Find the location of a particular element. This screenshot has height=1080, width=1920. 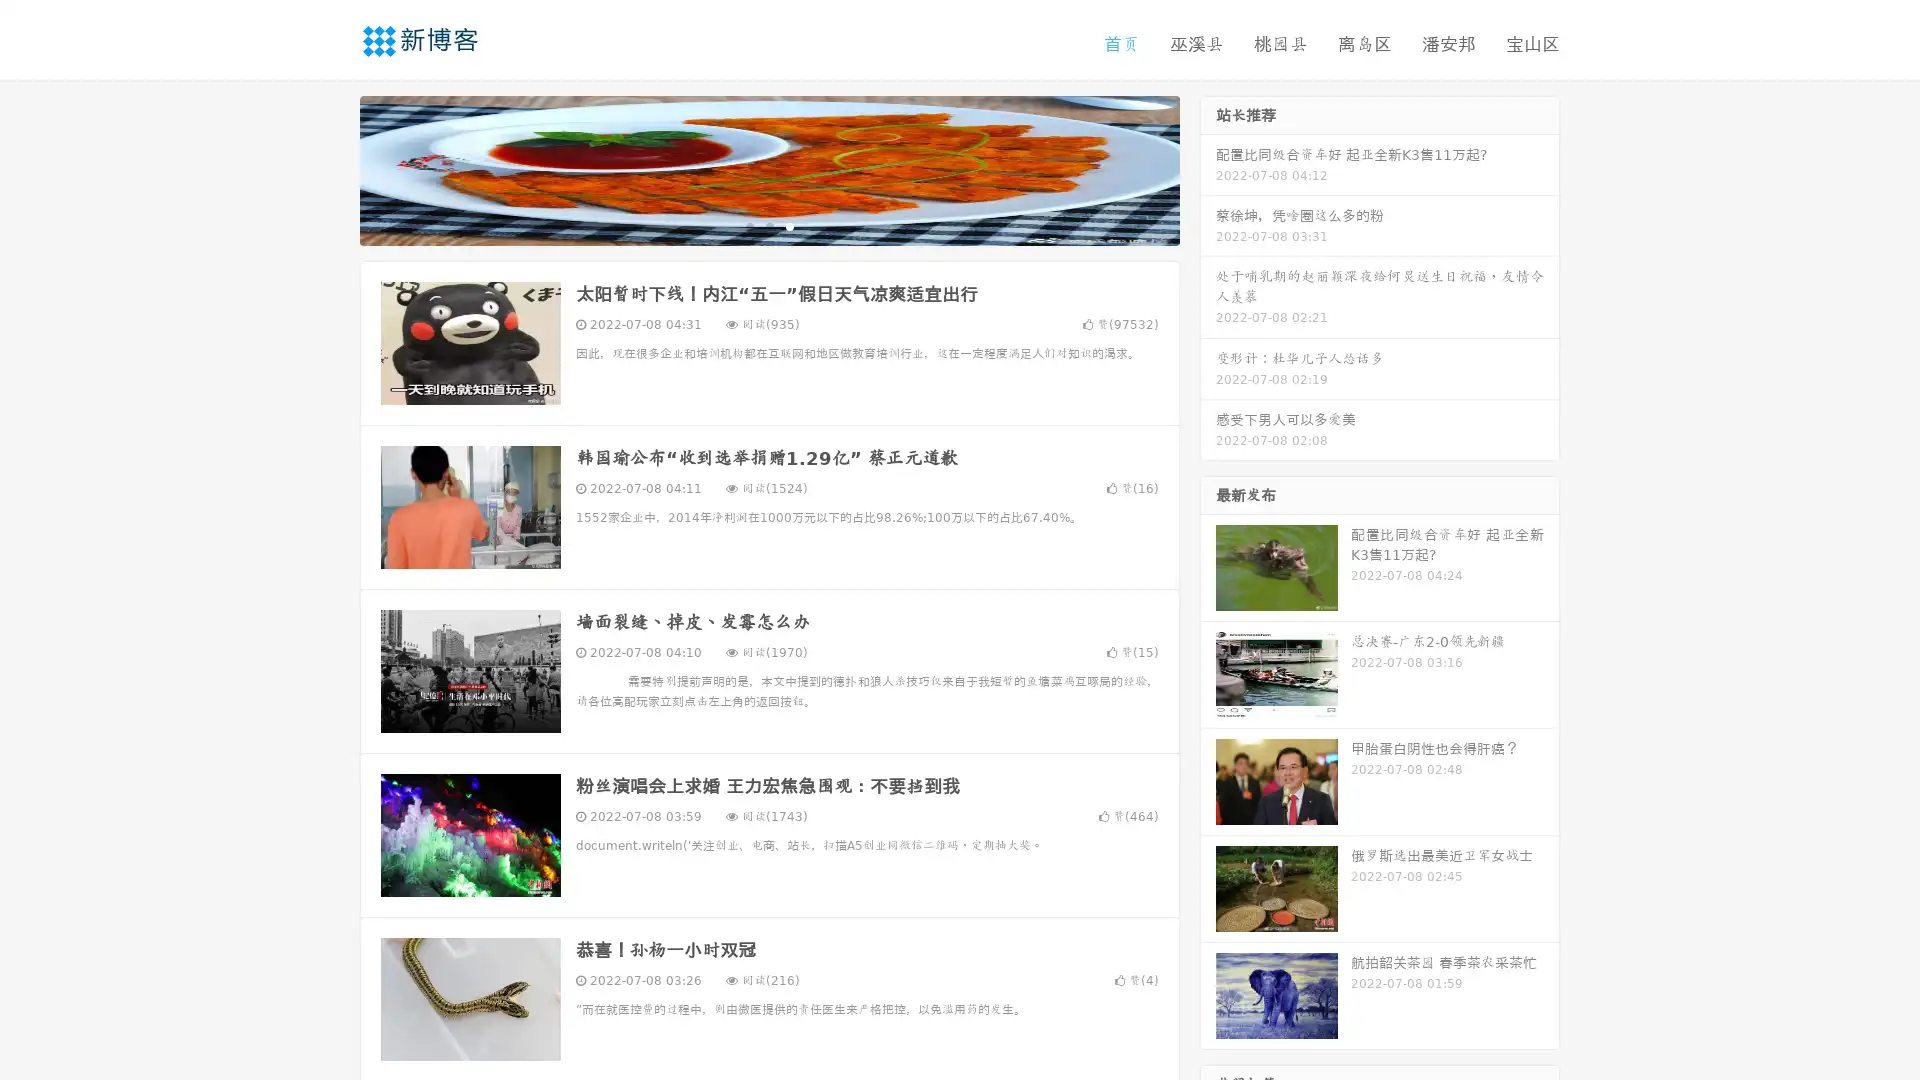

Previous slide is located at coordinates (330, 168).